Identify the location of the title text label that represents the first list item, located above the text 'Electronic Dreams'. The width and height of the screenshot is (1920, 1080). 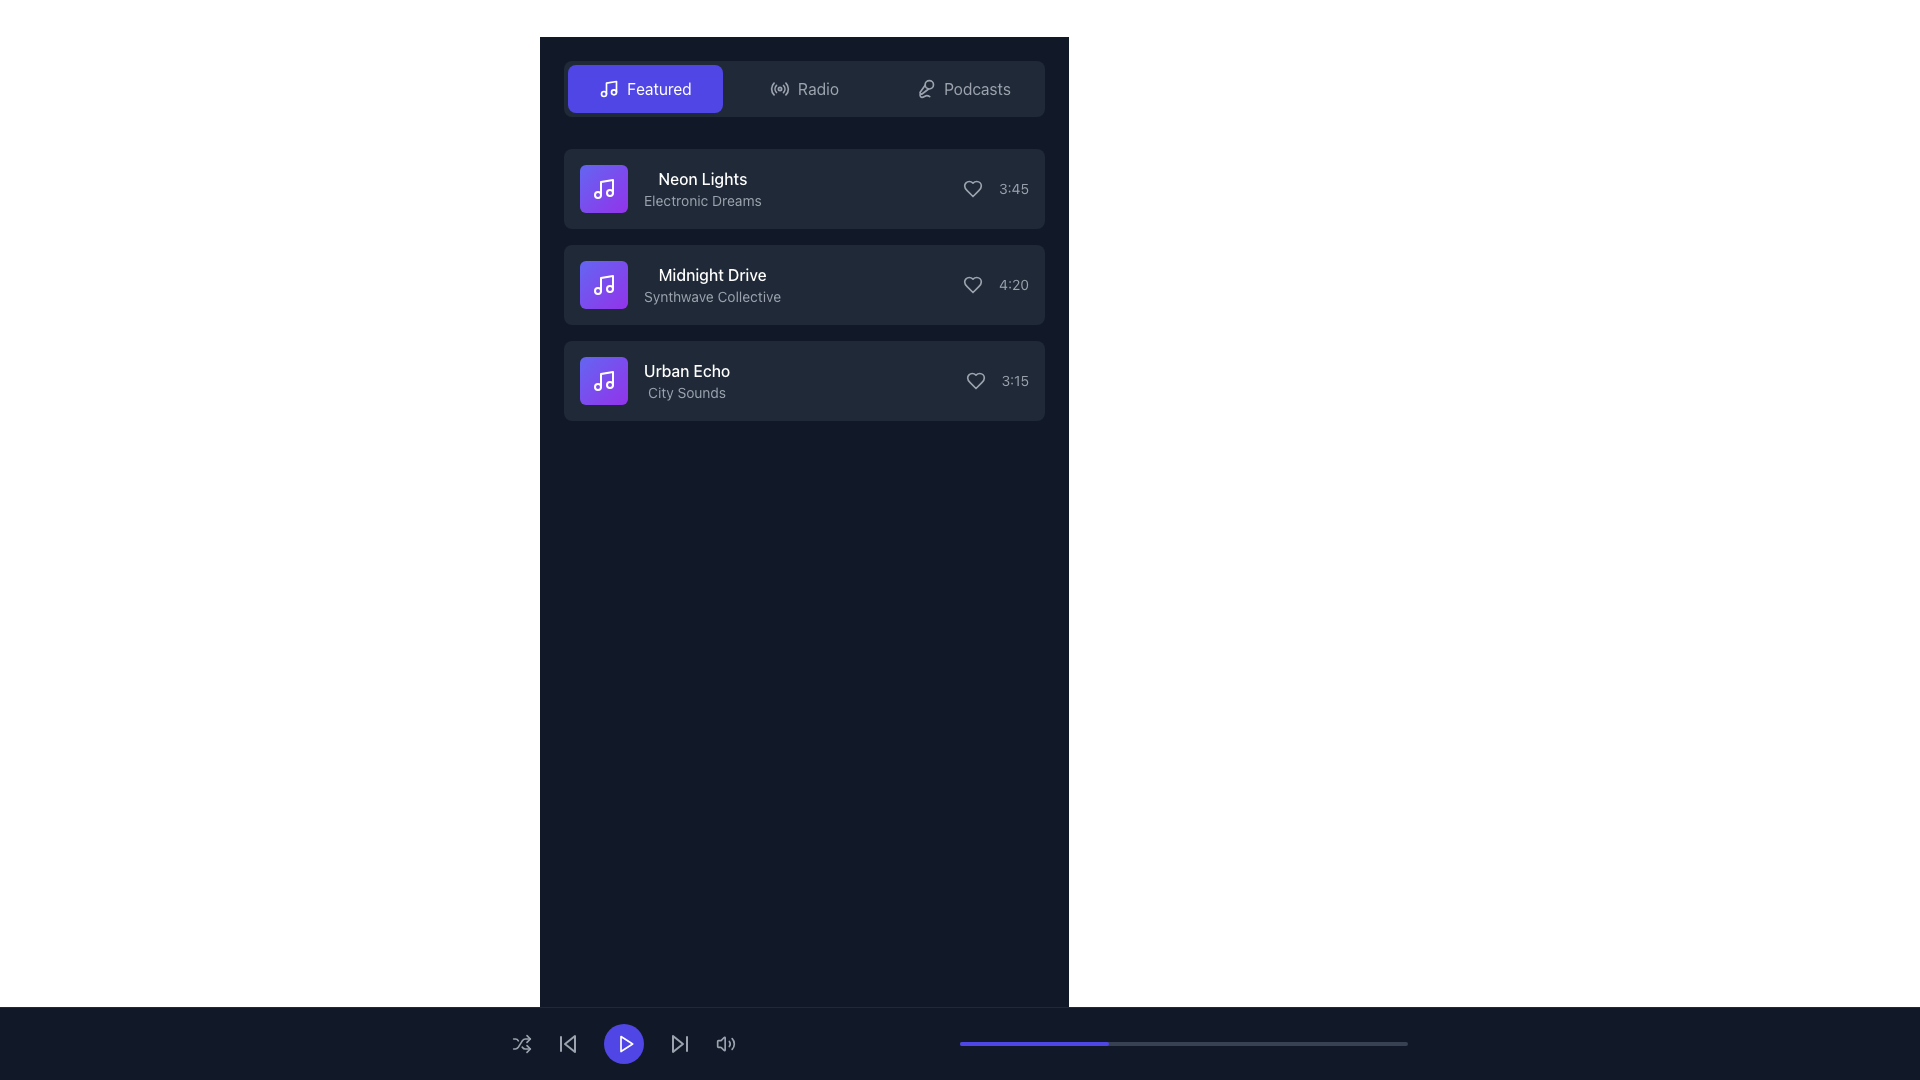
(702, 177).